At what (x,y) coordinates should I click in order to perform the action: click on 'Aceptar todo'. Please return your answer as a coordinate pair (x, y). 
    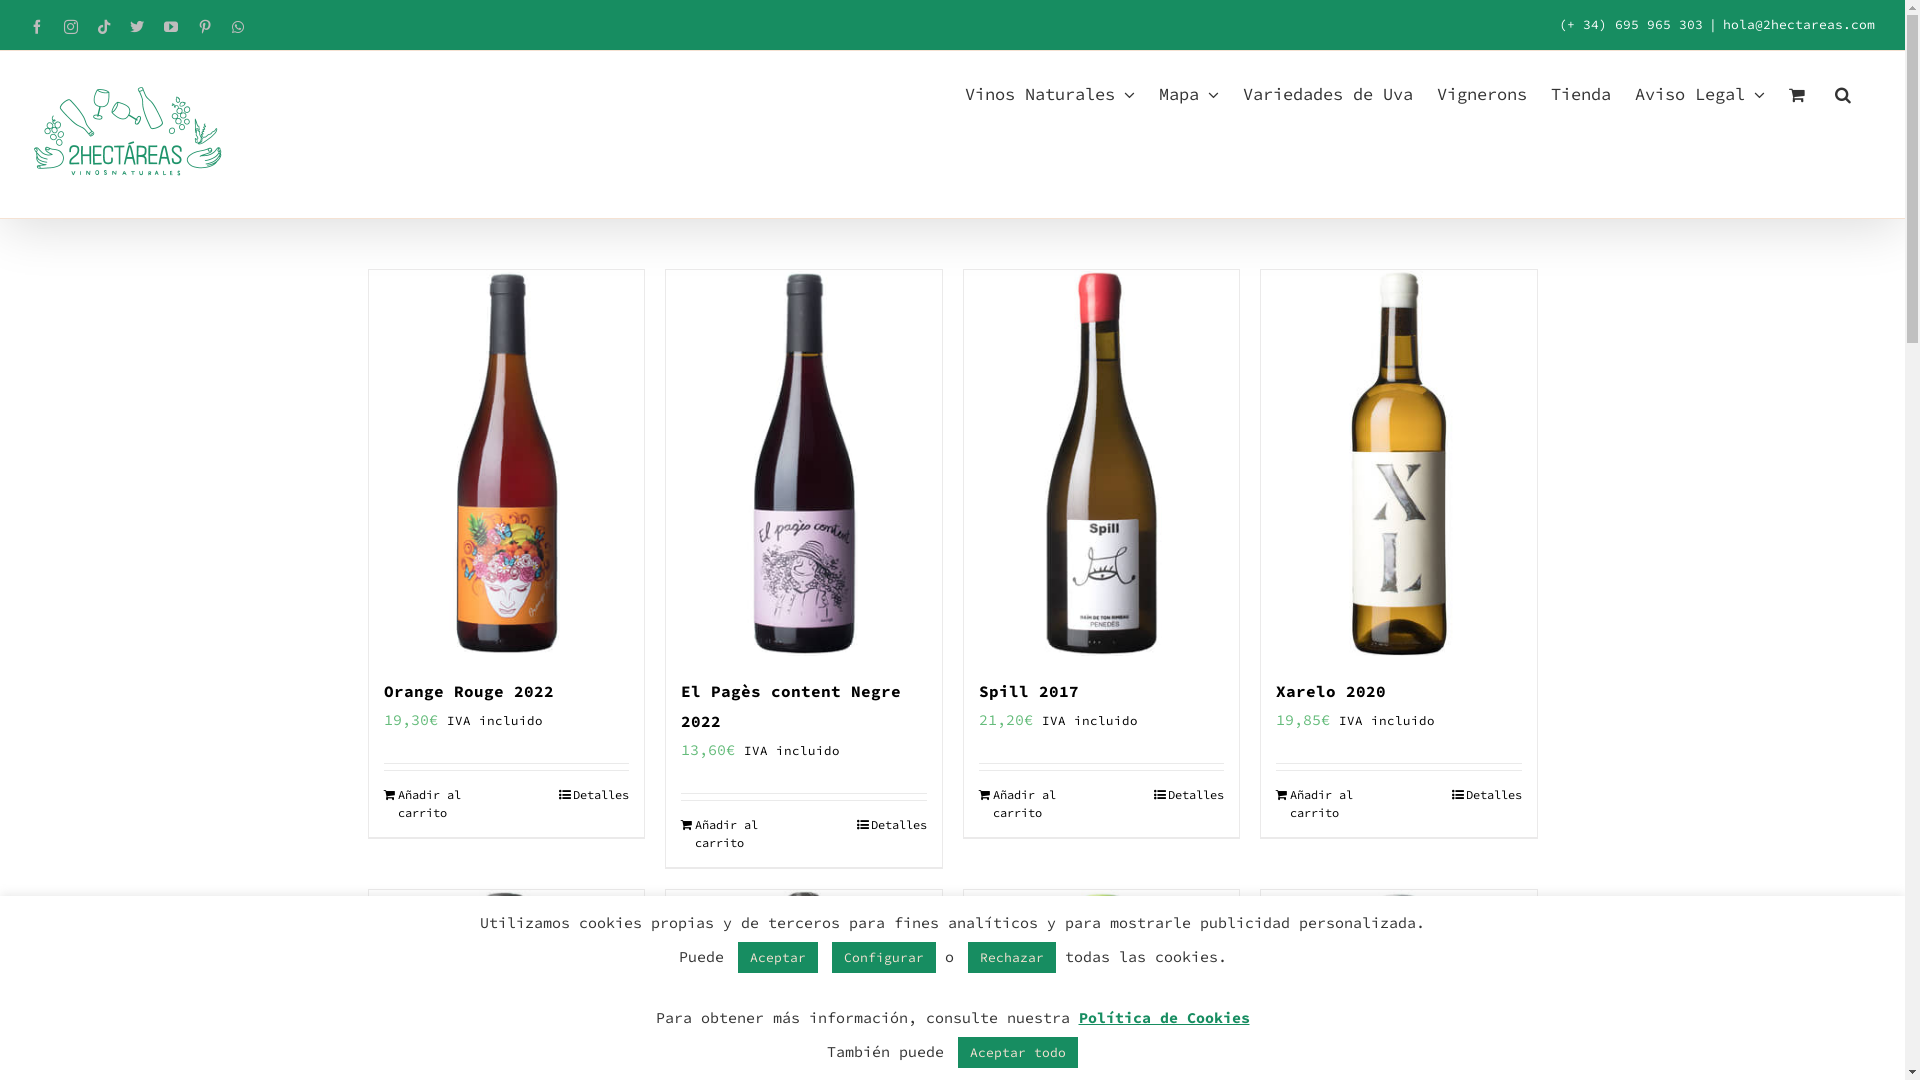
    Looking at the image, I should click on (1017, 1051).